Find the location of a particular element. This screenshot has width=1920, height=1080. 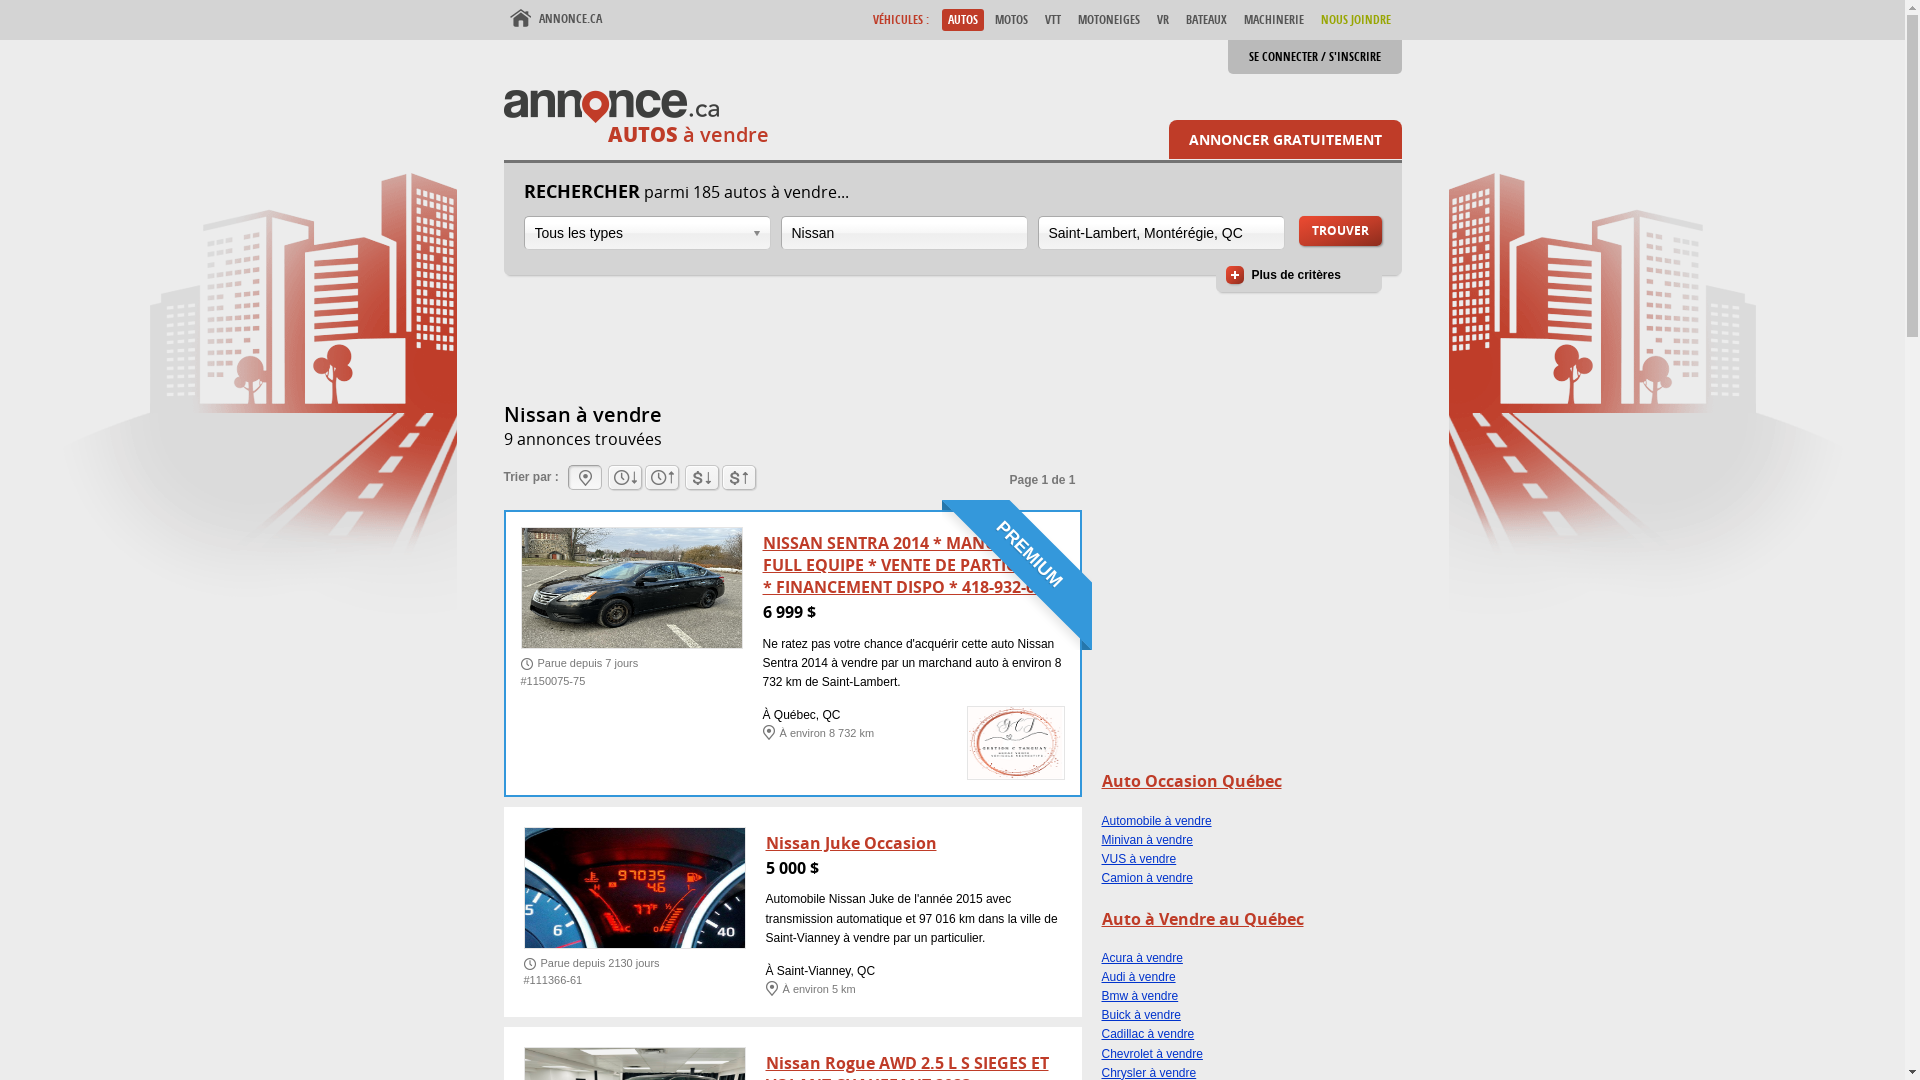

'MACHINERIE' is located at coordinates (1272, 19).